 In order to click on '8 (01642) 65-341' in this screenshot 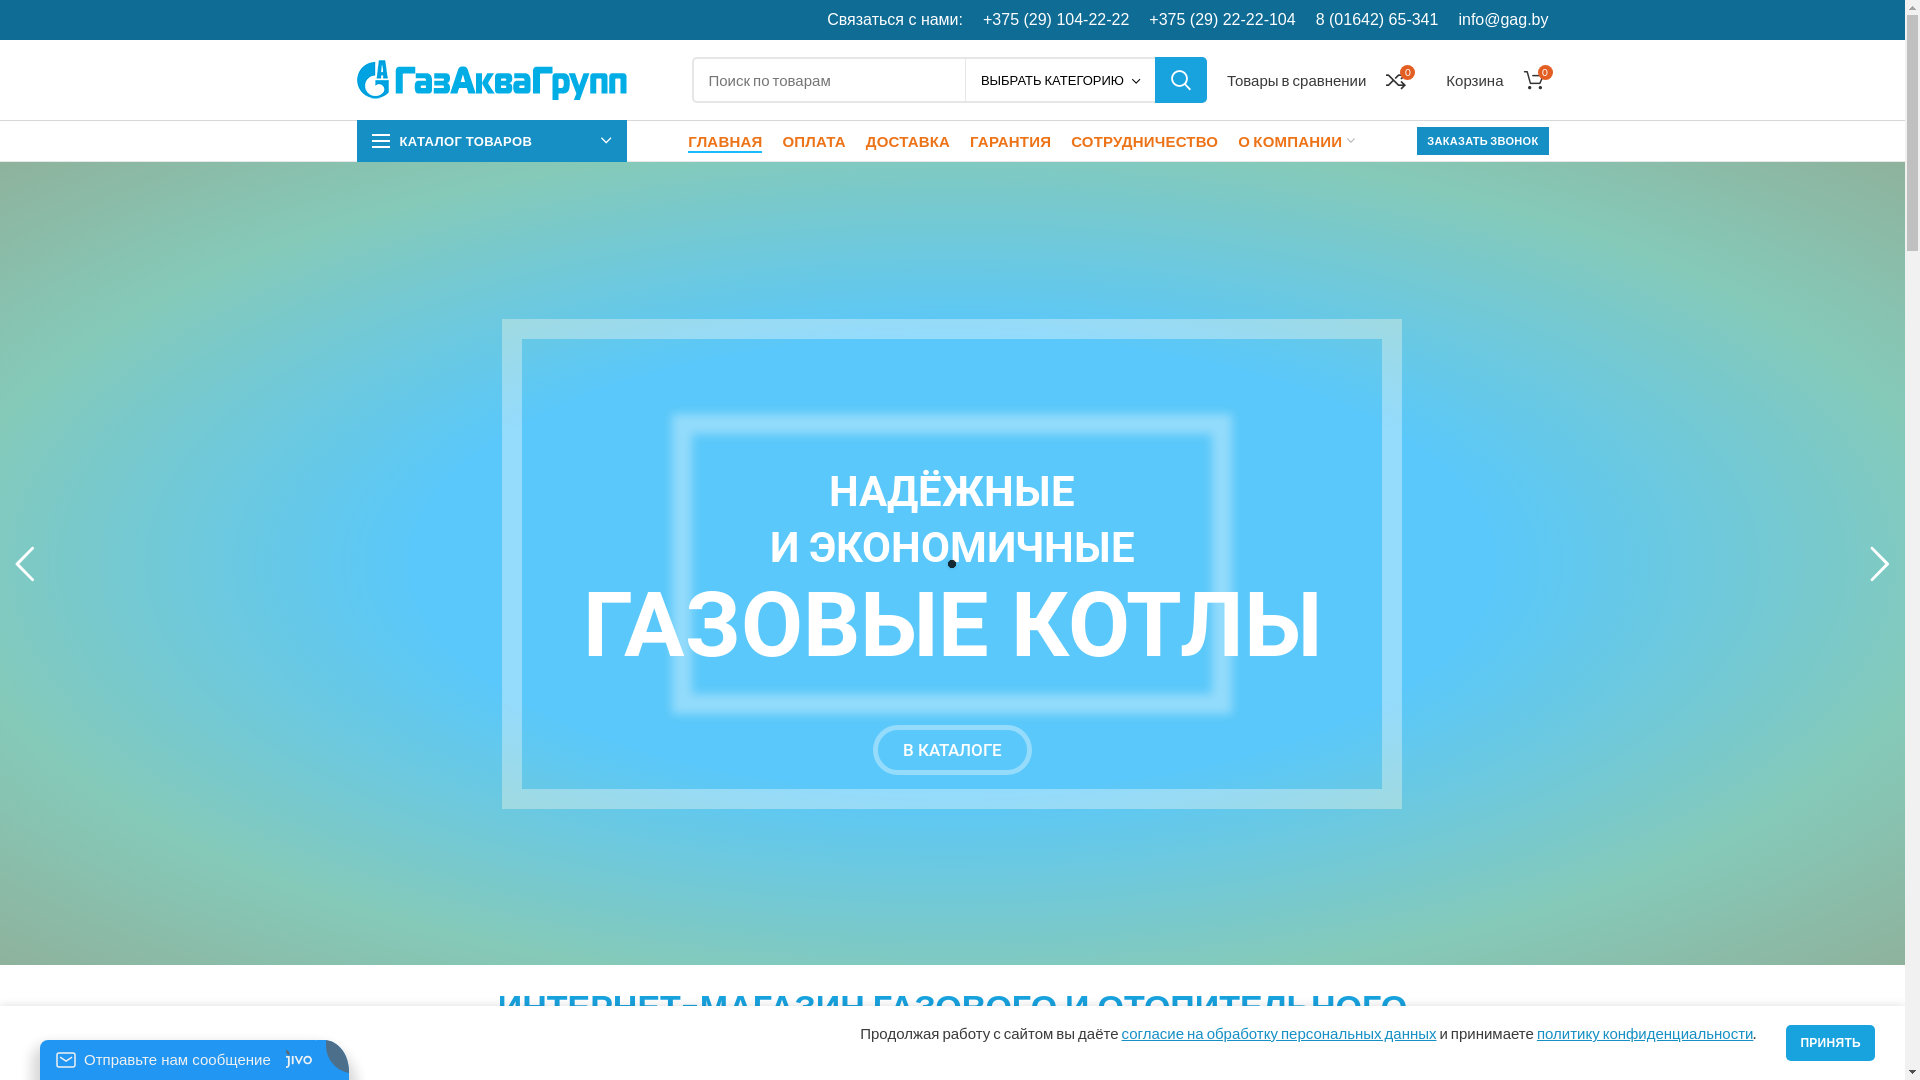, I will do `click(1376, 19)`.